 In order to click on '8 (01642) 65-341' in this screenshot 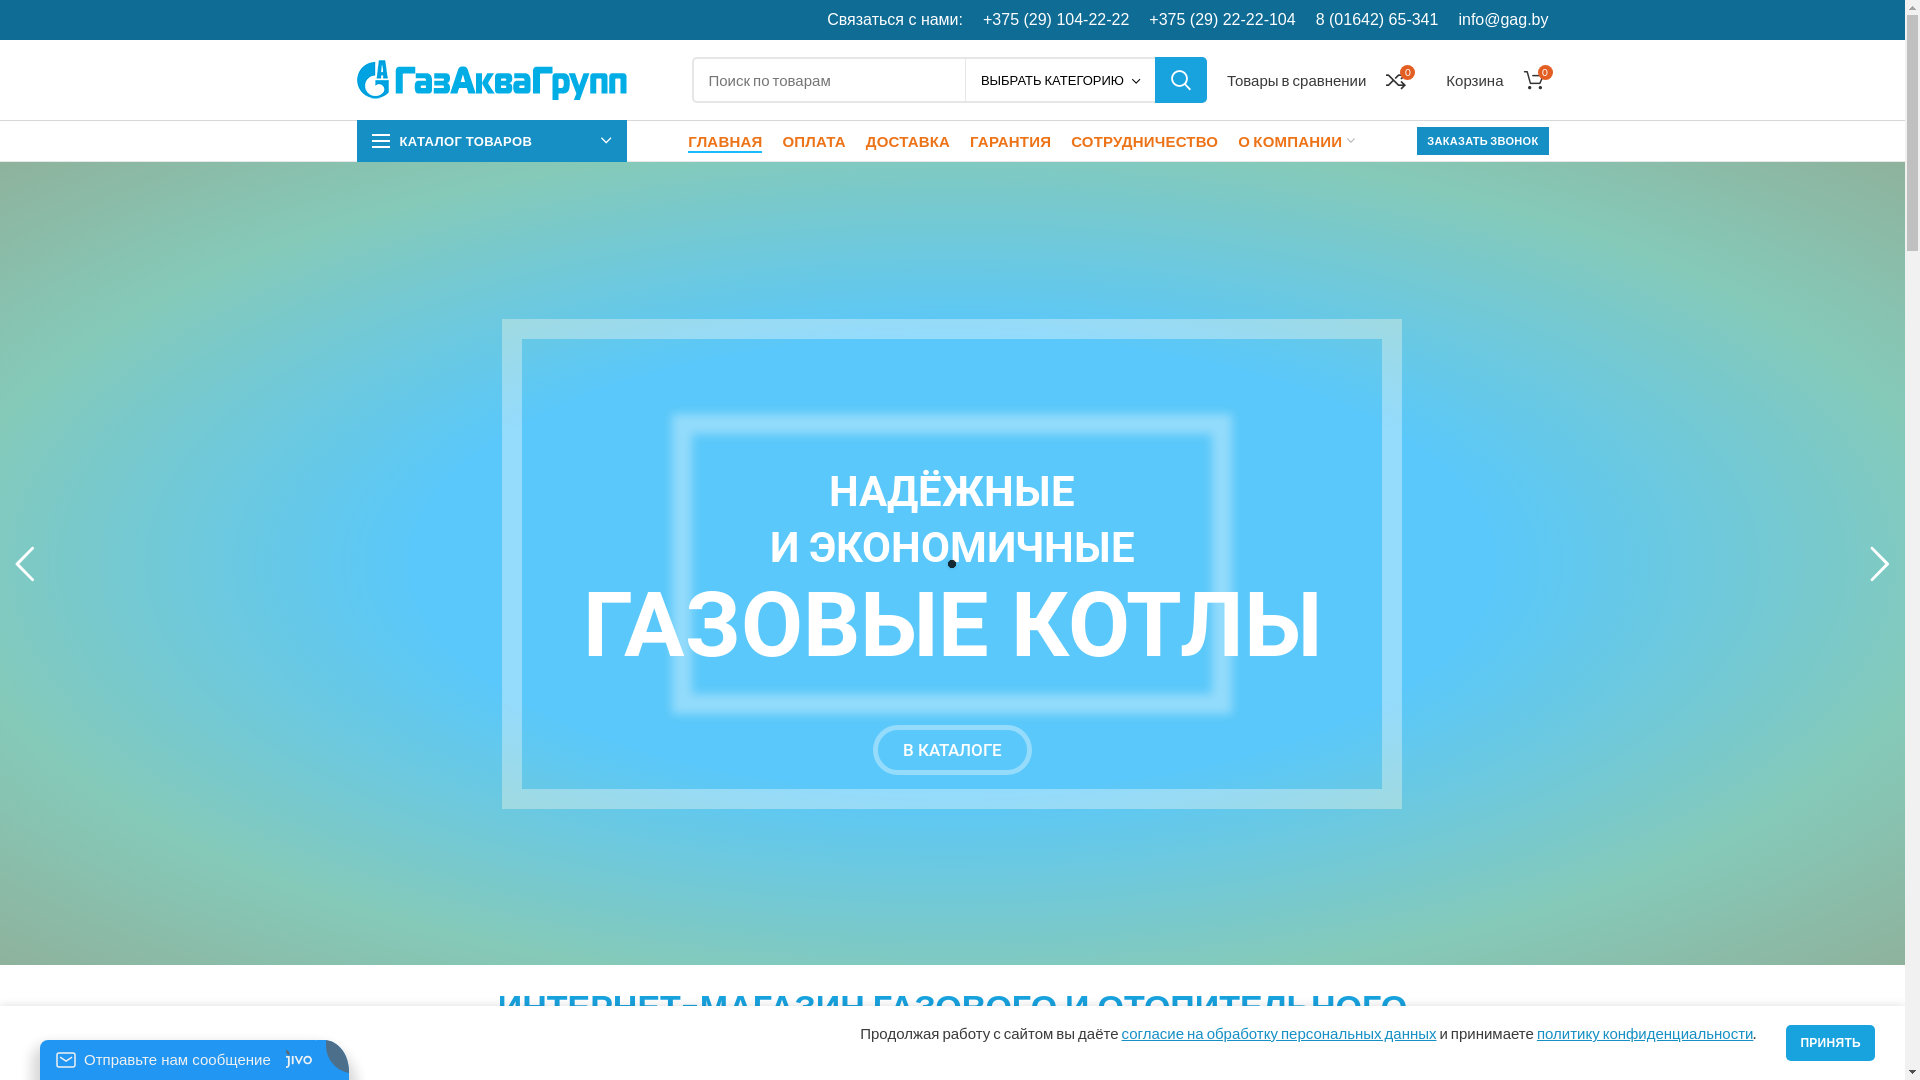, I will do `click(1376, 19)`.